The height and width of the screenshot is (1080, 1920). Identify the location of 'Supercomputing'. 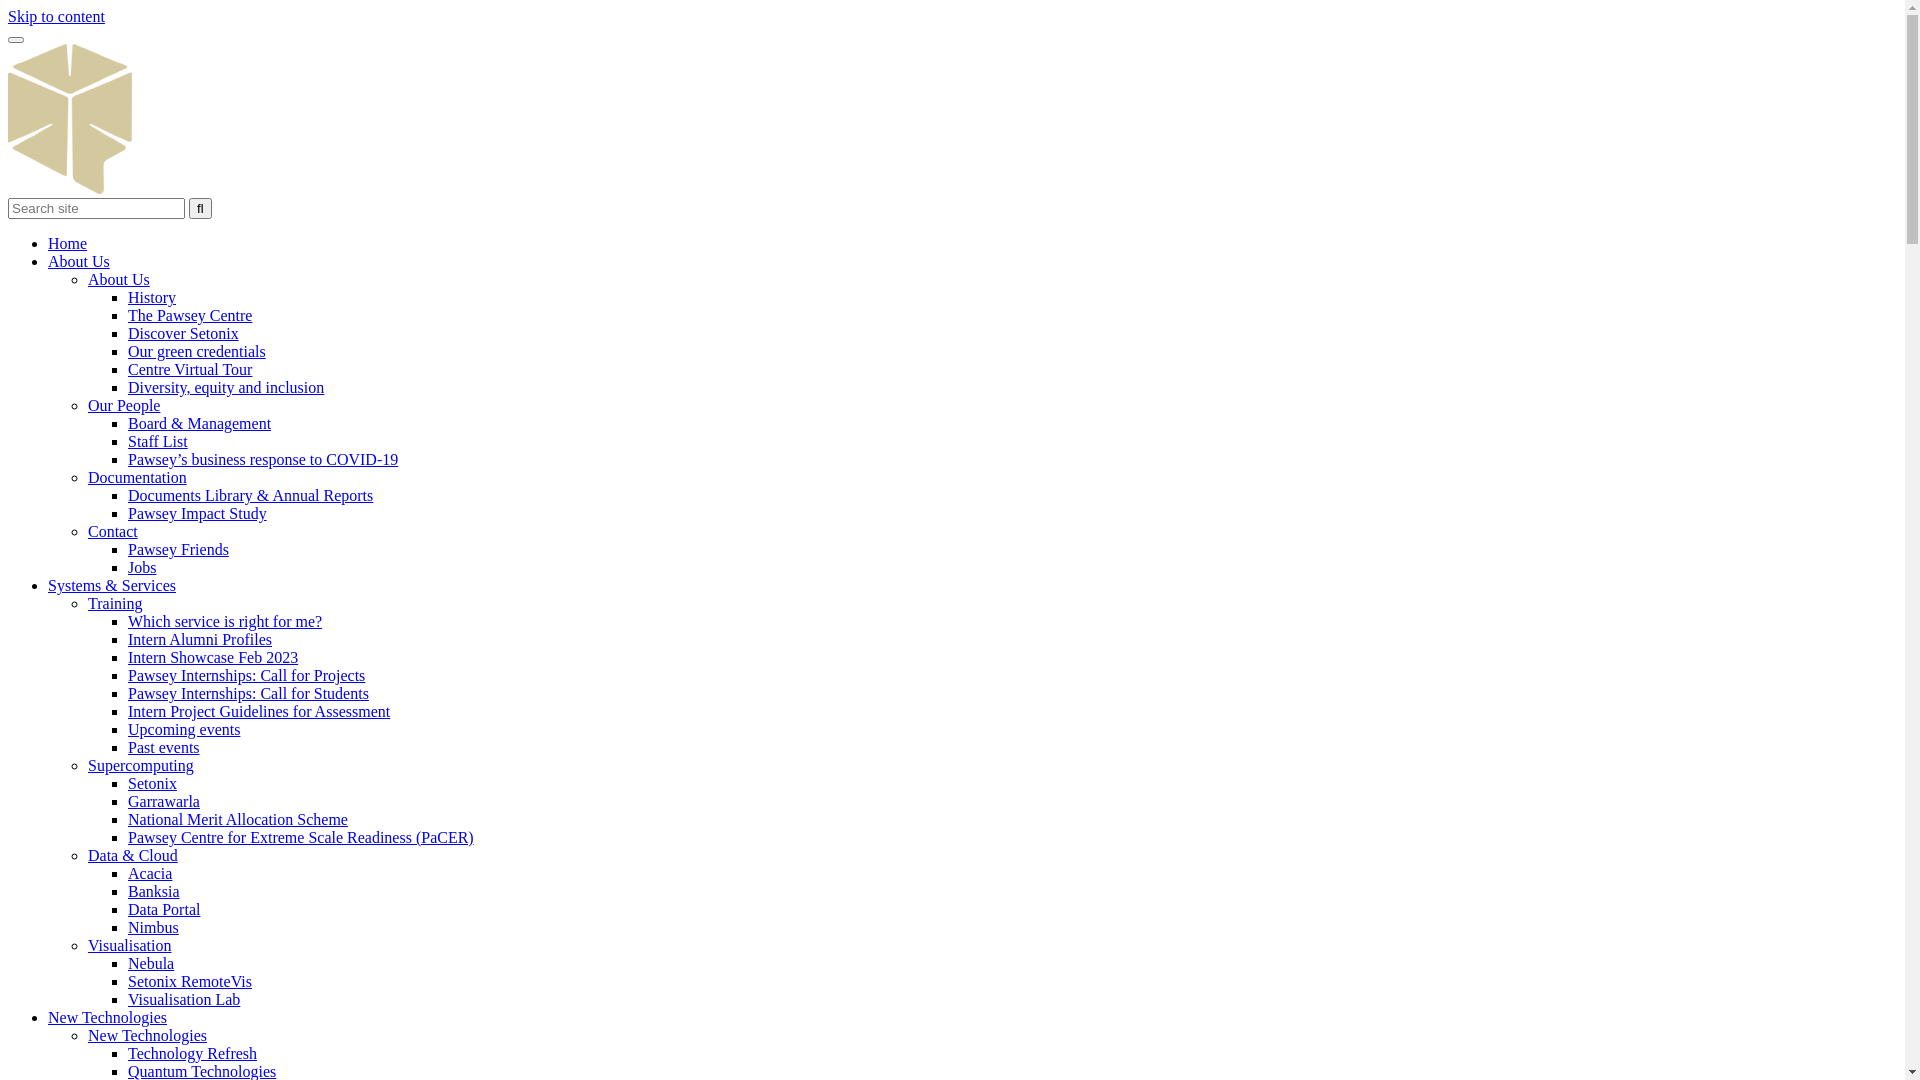
(139, 765).